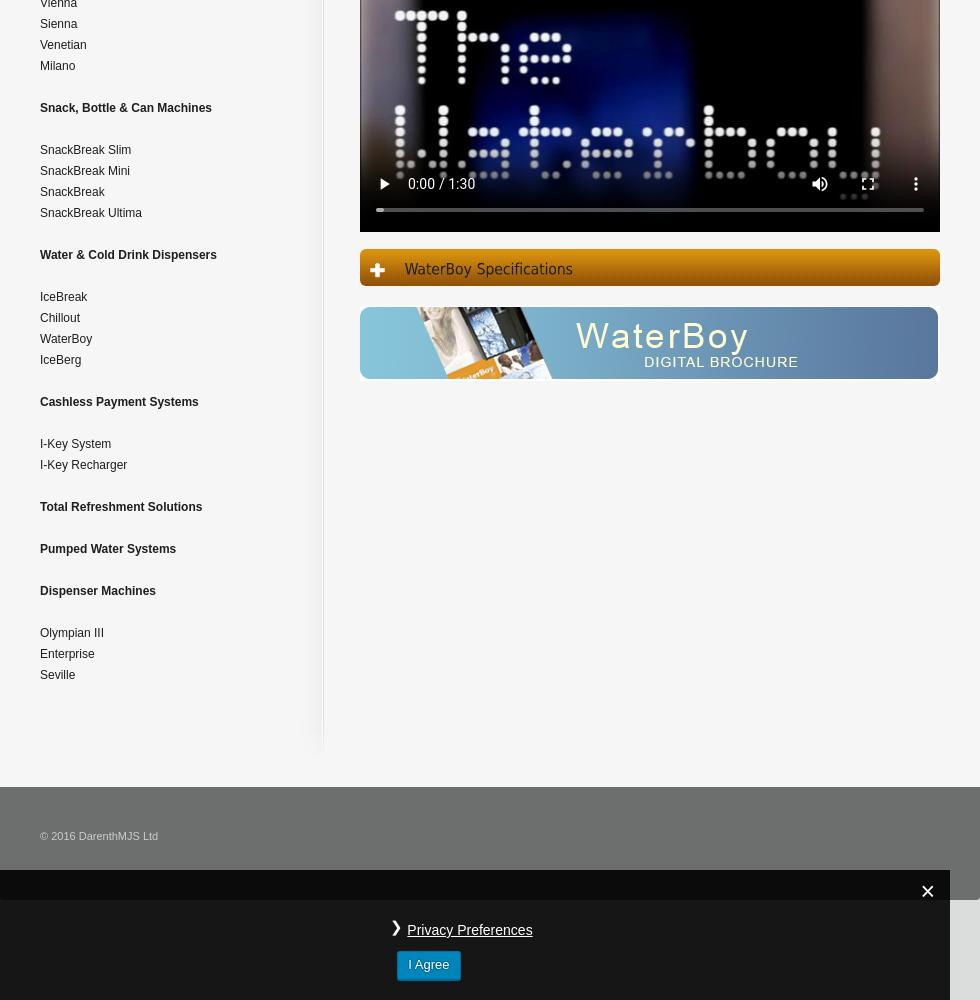 Image resolution: width=980 pixels, height=1000 pixels. Describe the element at coordinates (428, 963) in the screenshot. I see `'I Agree'` at that location.